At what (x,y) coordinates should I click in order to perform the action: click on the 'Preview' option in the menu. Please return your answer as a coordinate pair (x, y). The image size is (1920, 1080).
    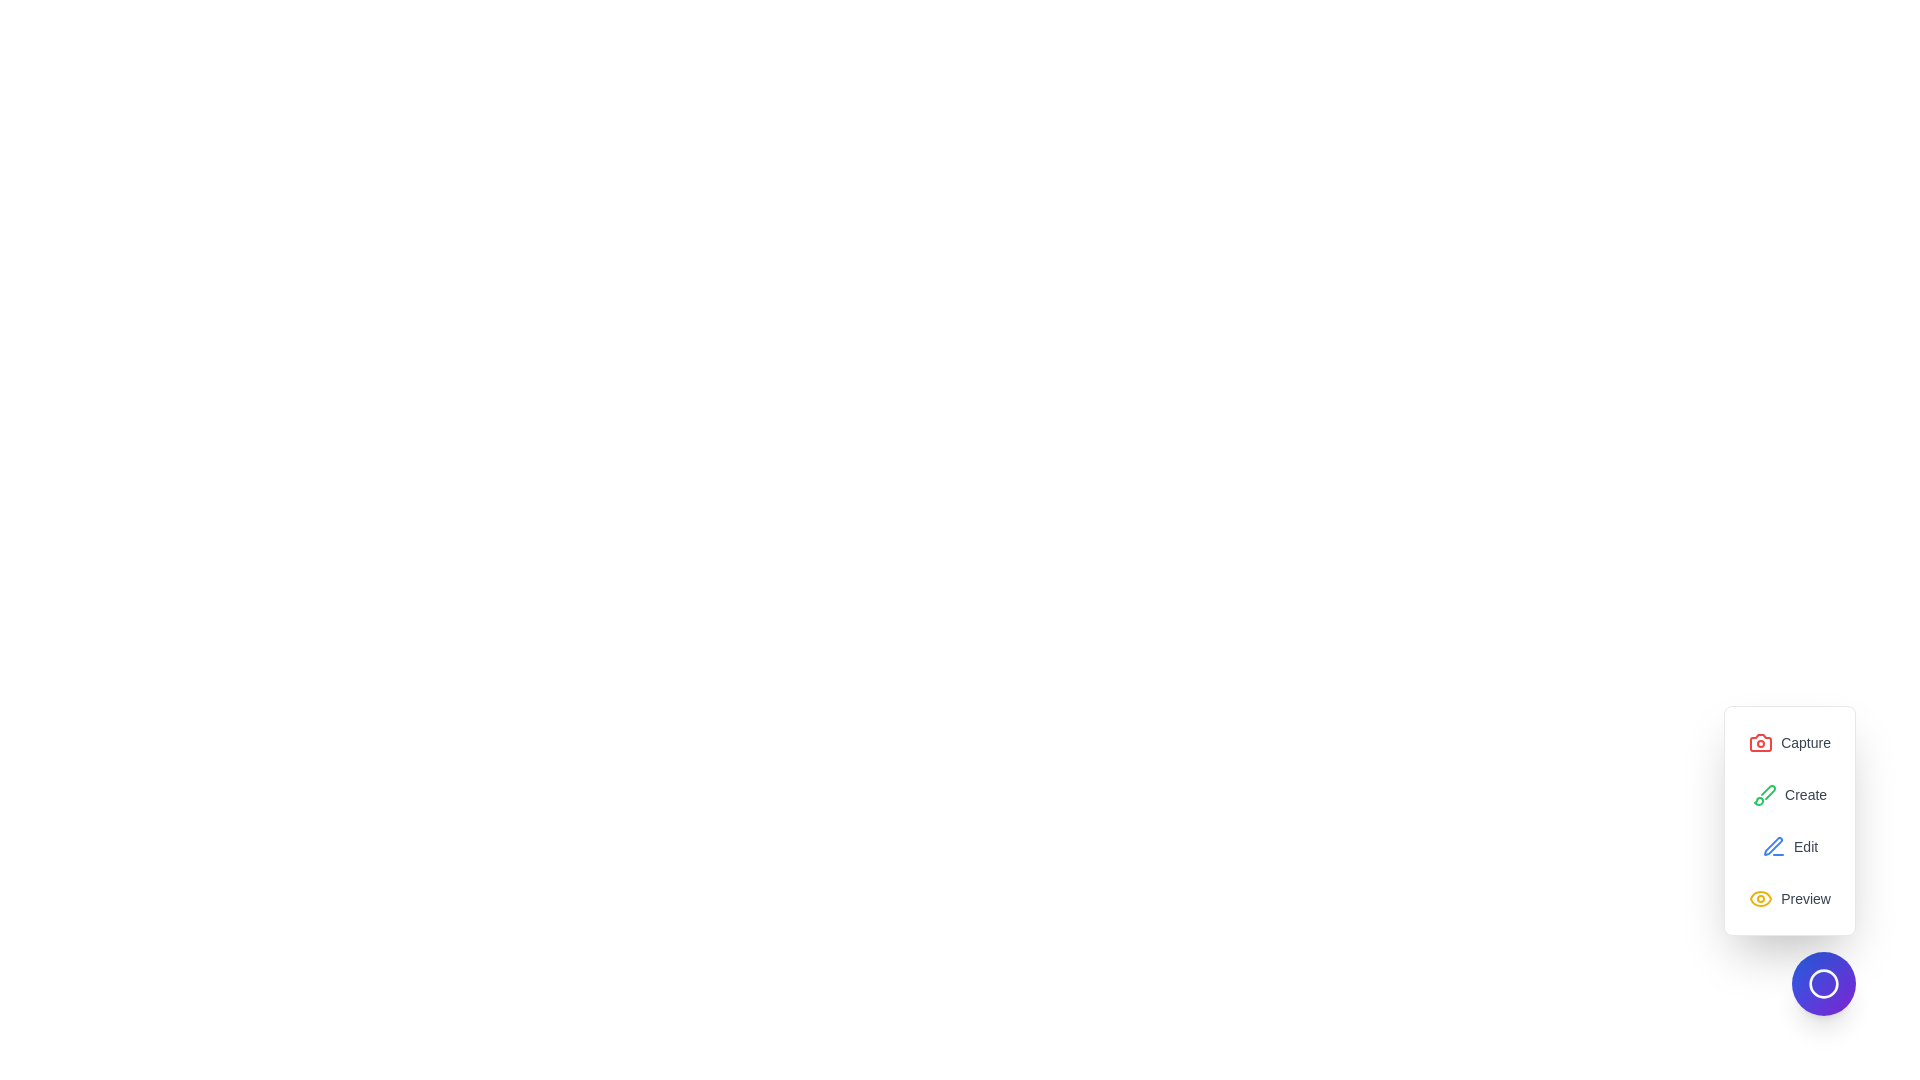
    Looking at the image, I should click on (1790, 897).